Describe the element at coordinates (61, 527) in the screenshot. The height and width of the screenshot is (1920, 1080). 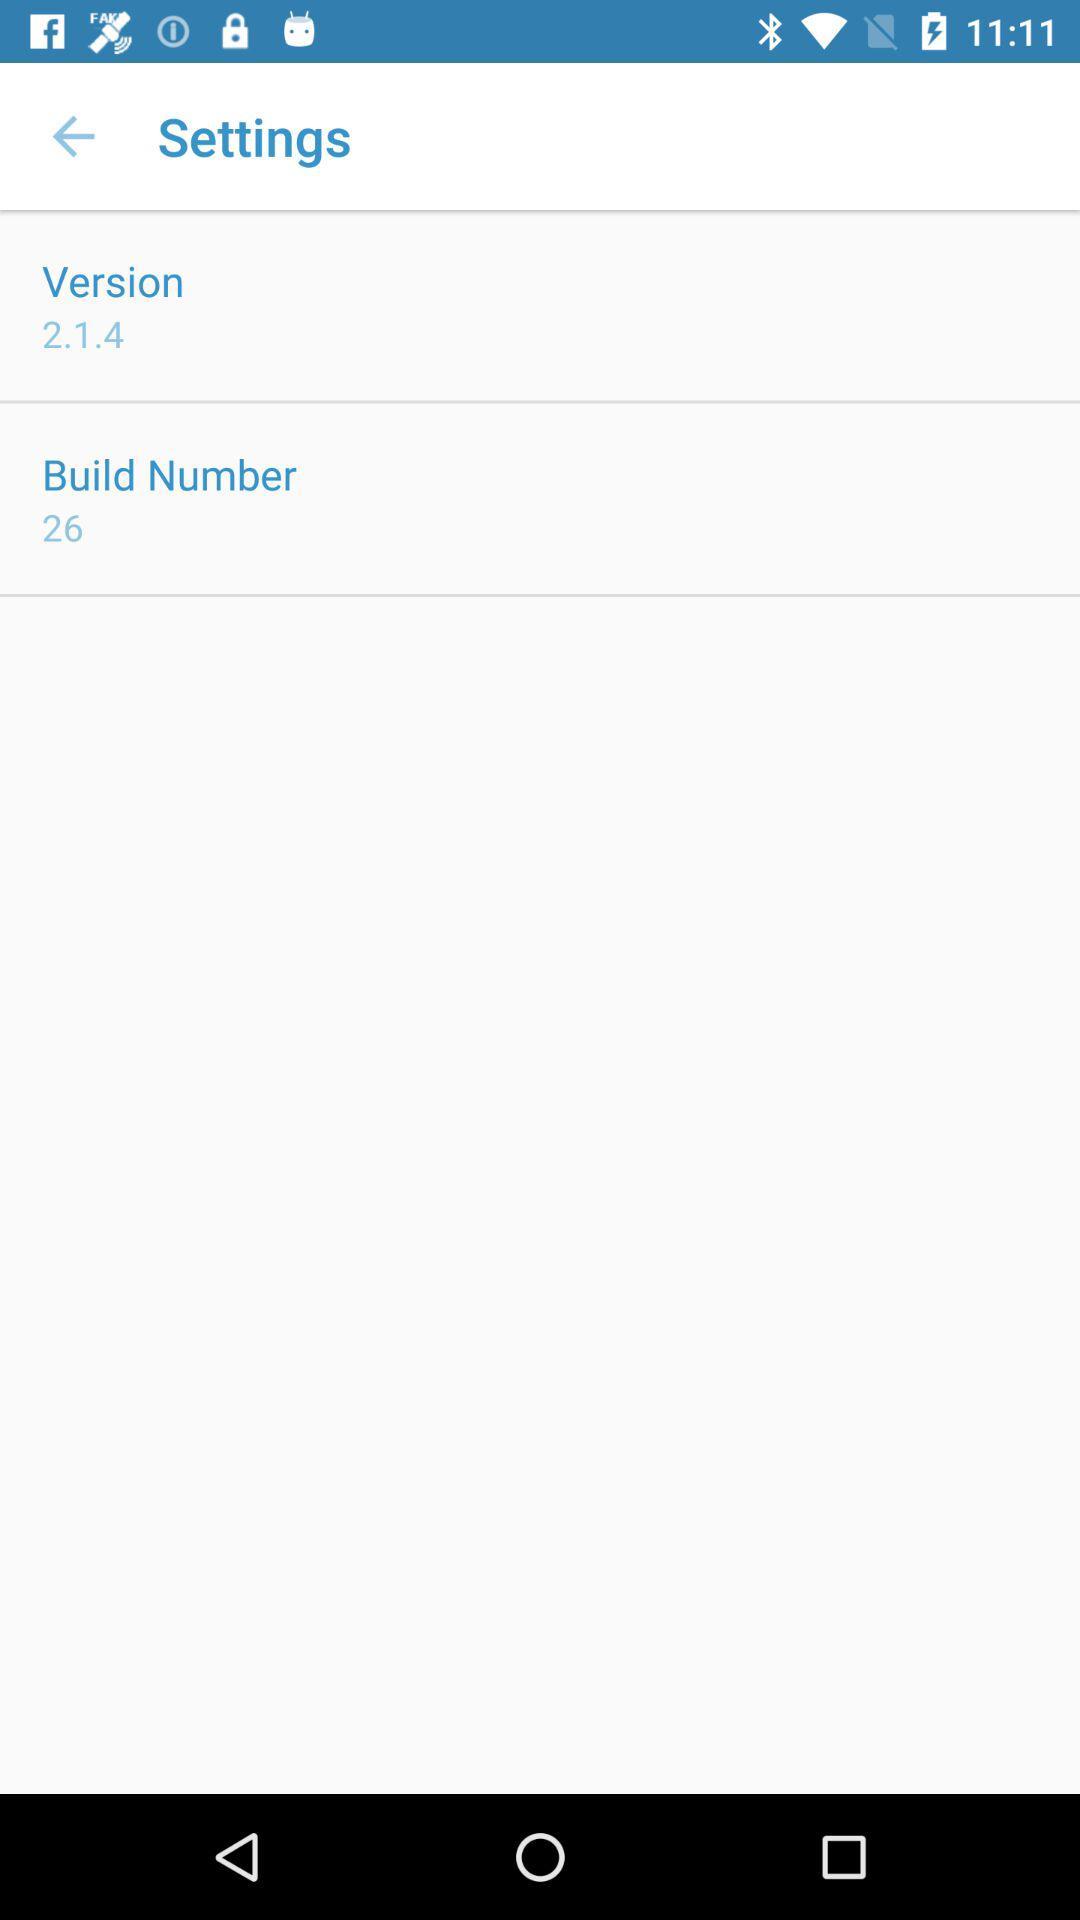
I see `the 26 item` at that location.